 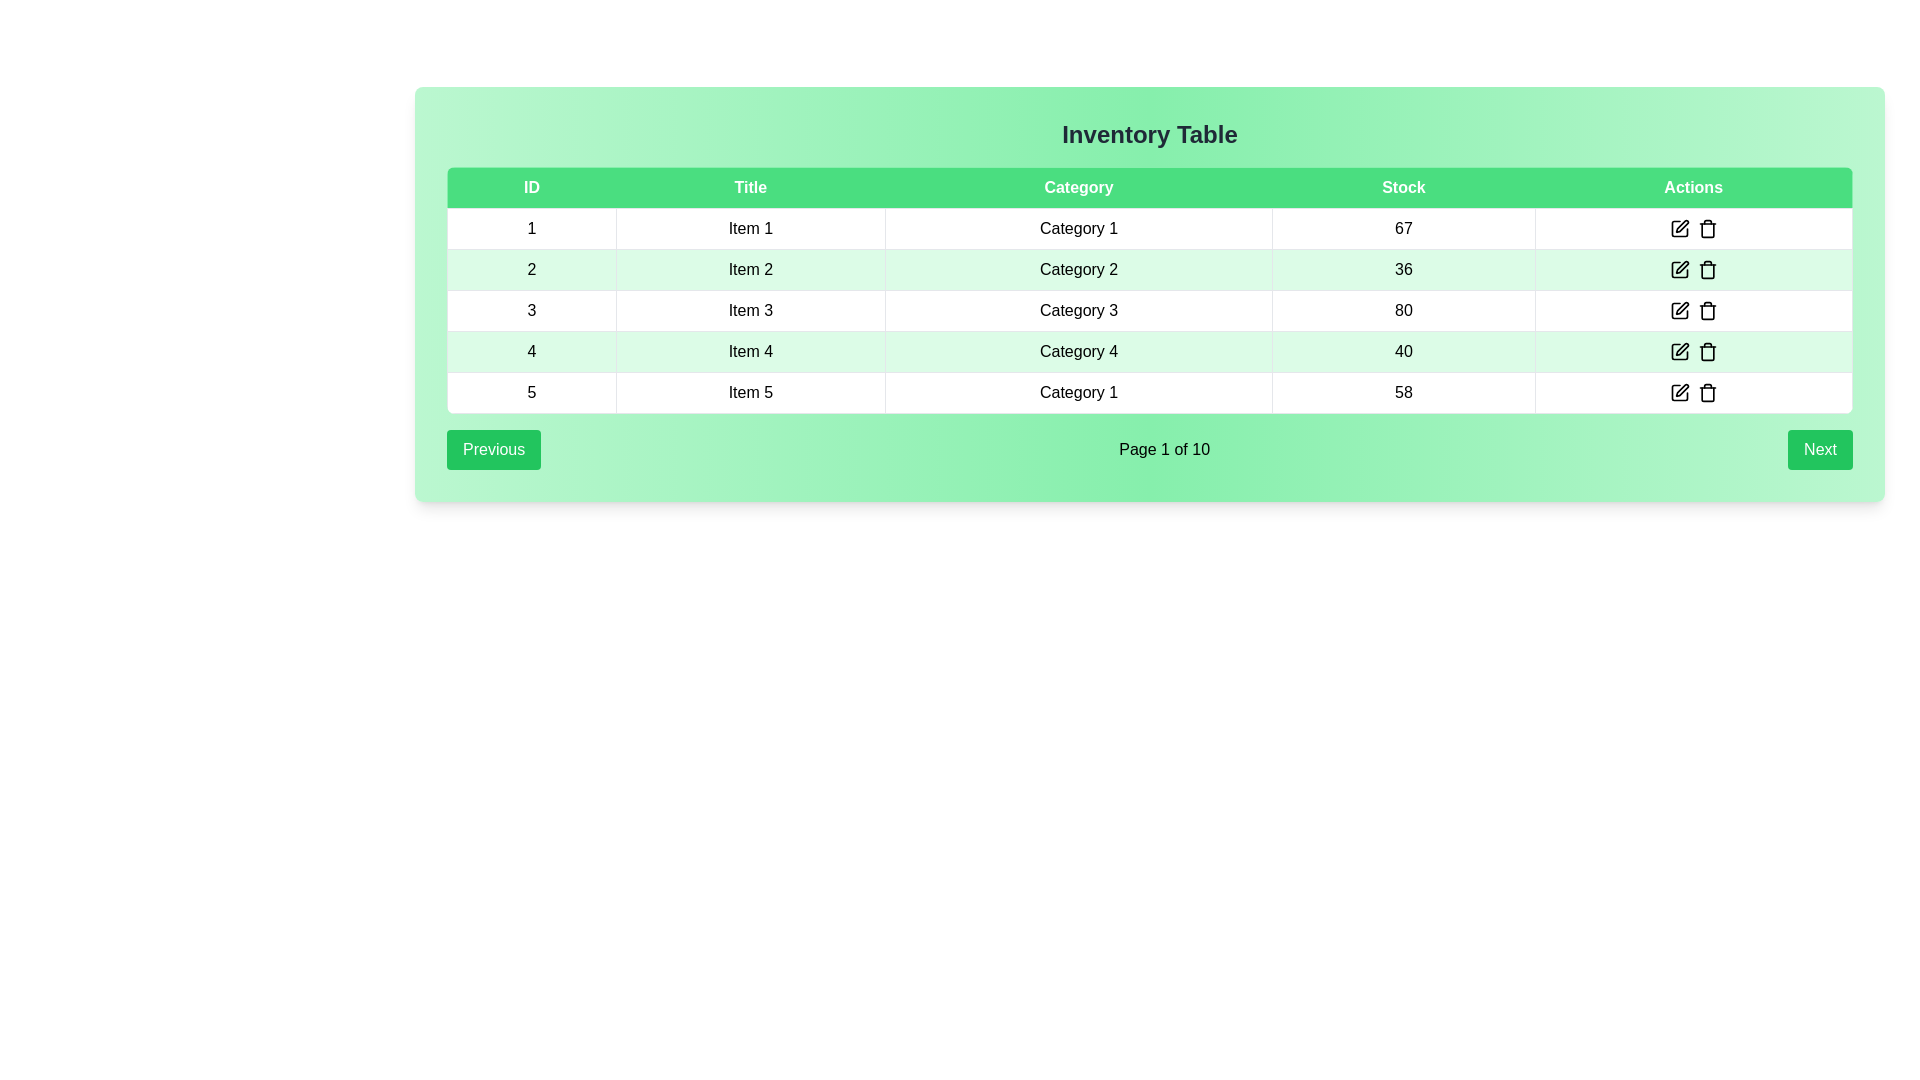 I want to click on the text label displaying '80' in the 'Stock' column of the table for 'Item 3', which is located in the fourth column of the third row, so click(x=1402, y=311).